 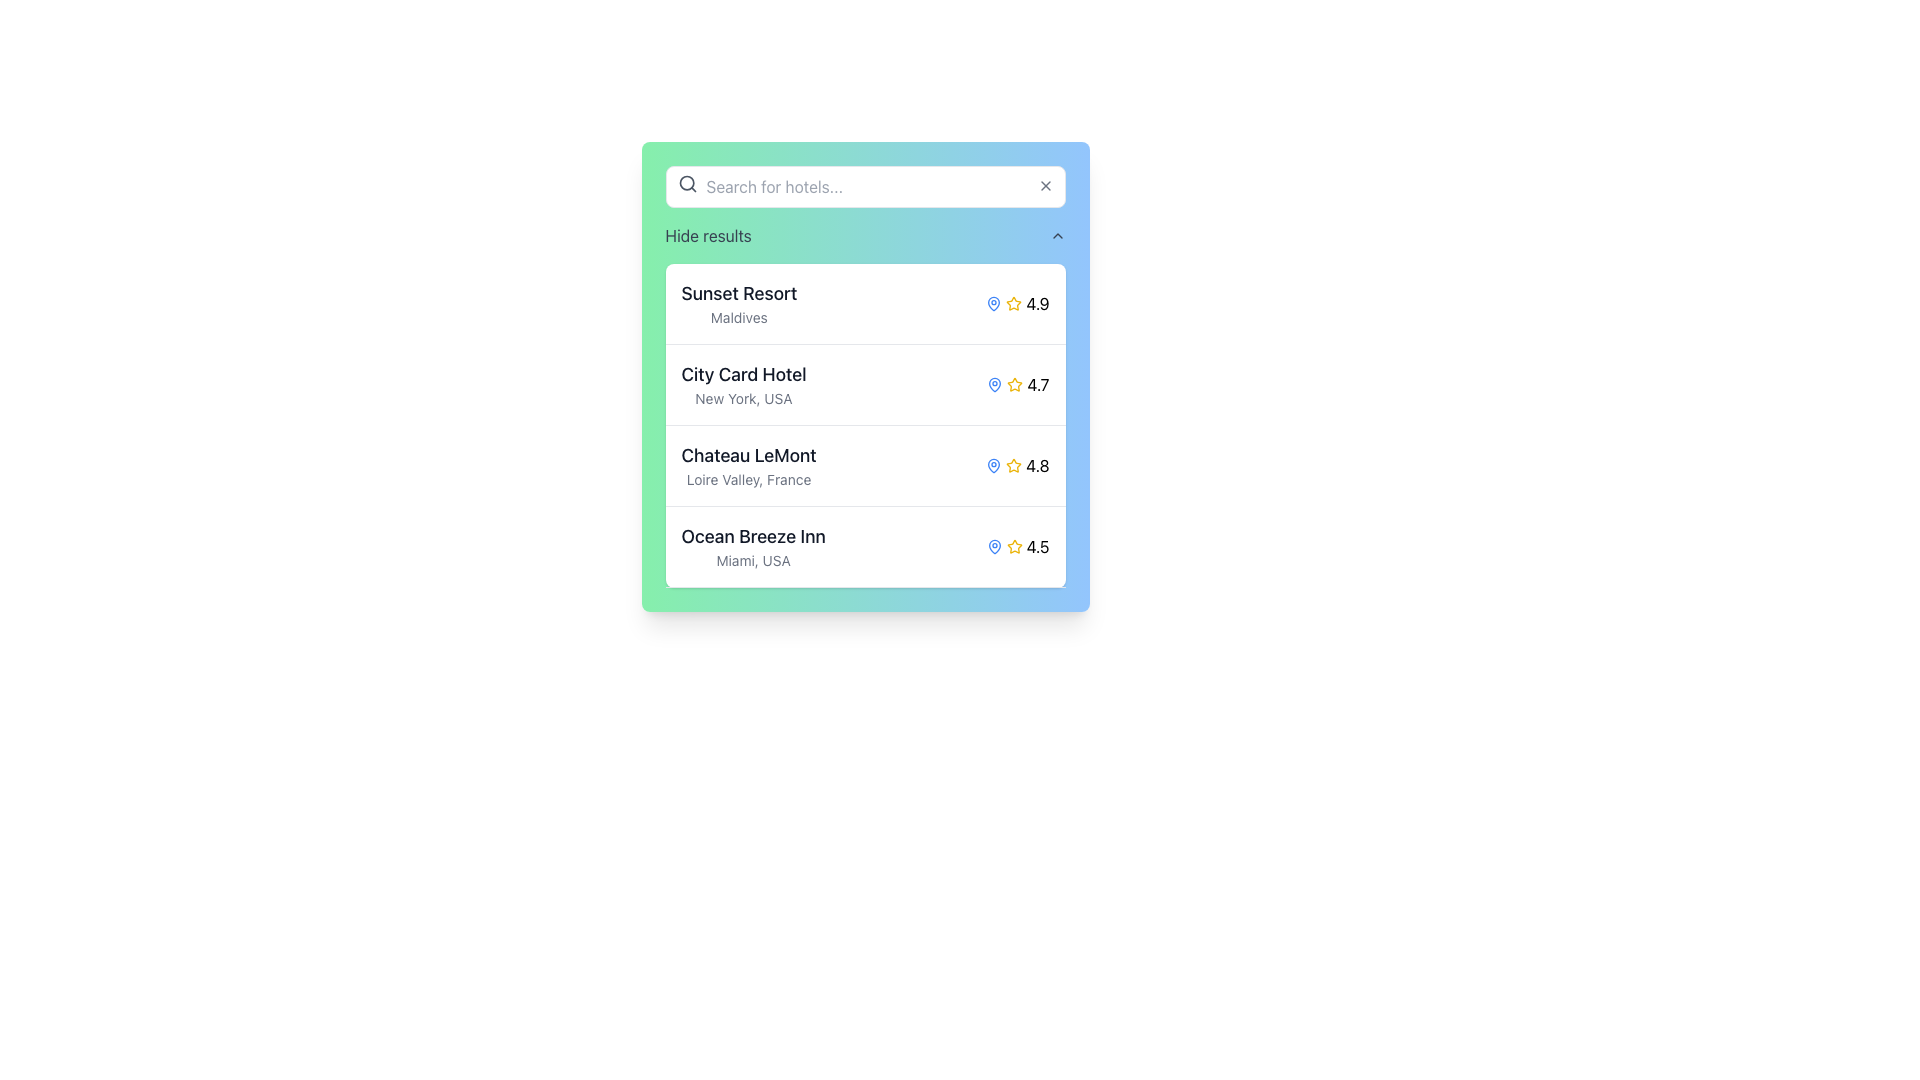 What do you see at coordinates (1018, 385) in the screenshot?
I see `numerical rating value '4.7' displayed in a large, bold font format, which is accompanied by a small, yellow star graphic to its left, located on the right side of the 'City Card Hotel' card` at bounding box center [1018, 385].